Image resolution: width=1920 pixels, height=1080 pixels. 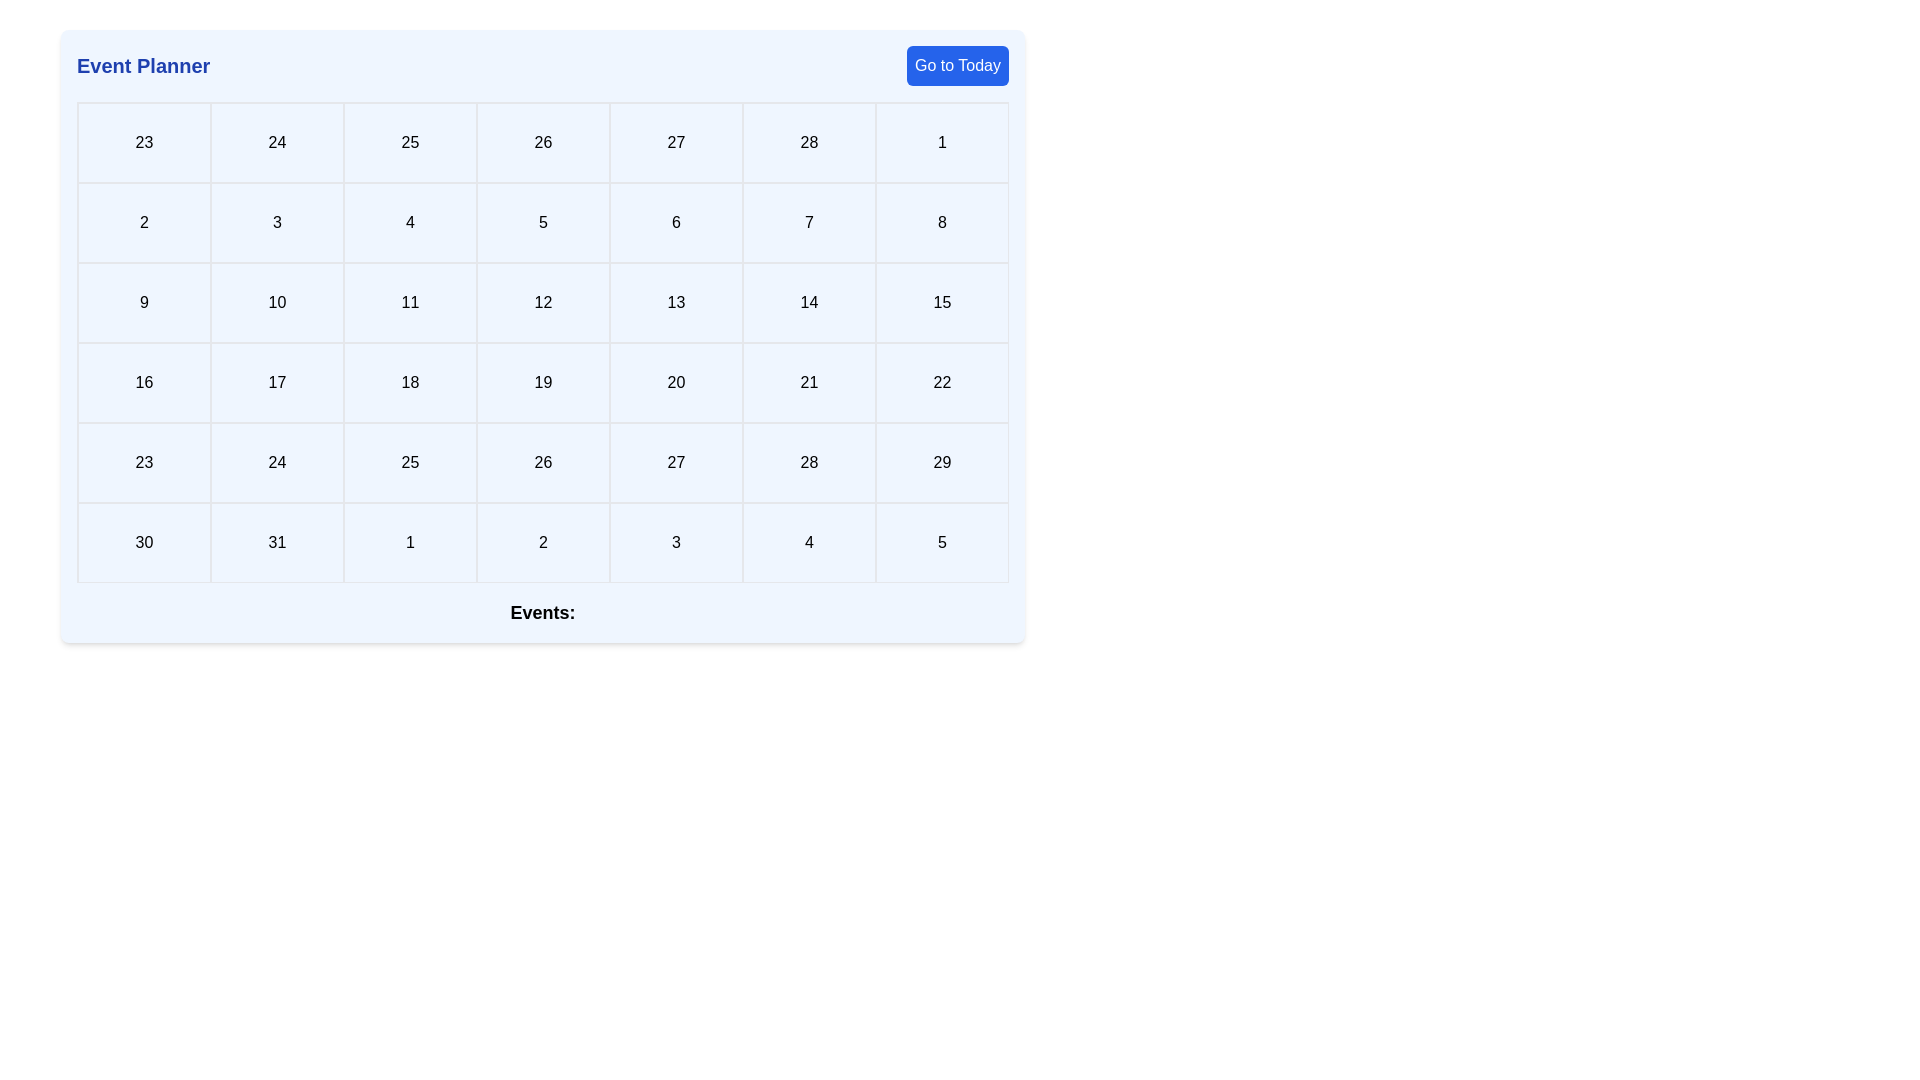 I want to click on on the day representation in the calendar grid located in the fourth position of the third row, so click(x=276, y=303).